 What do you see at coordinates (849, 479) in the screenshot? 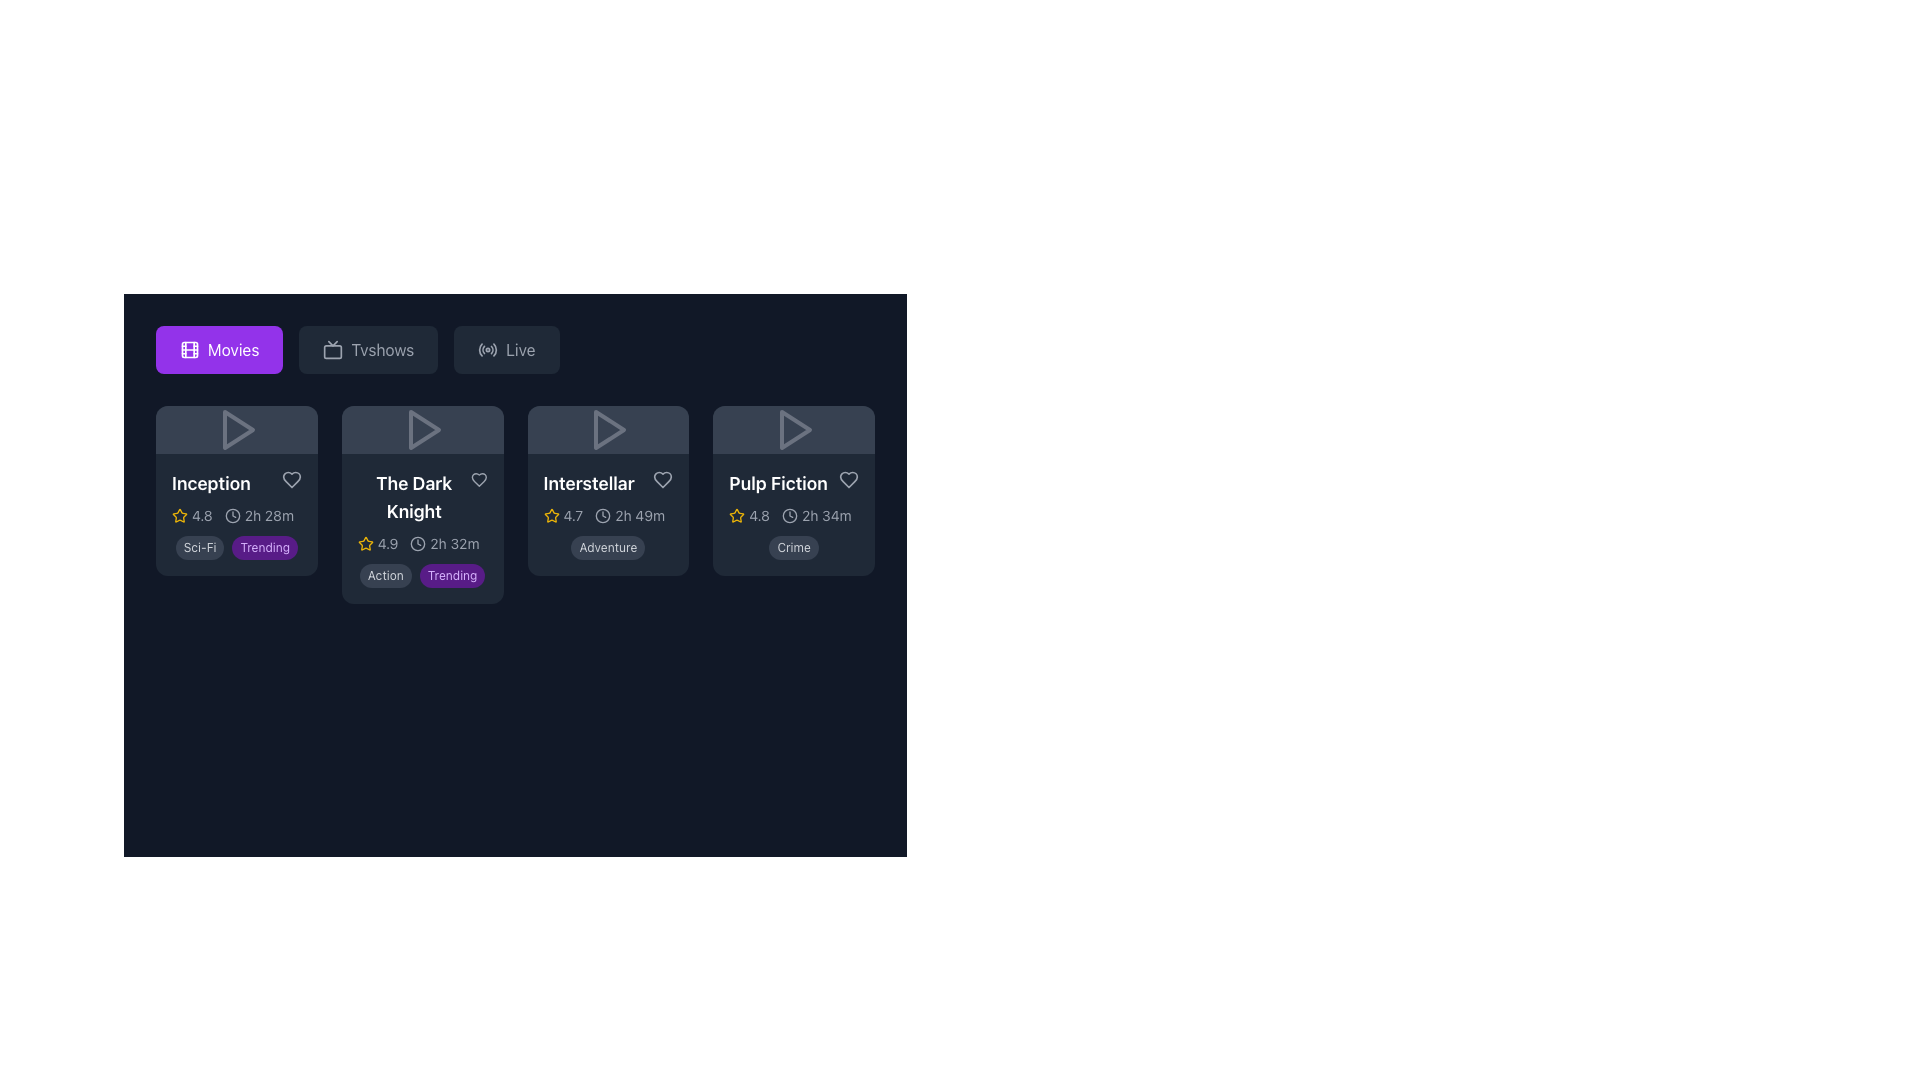
I see `the heart icon next to the title 'Pulp Fiction'` at bounding box center [849, 479].